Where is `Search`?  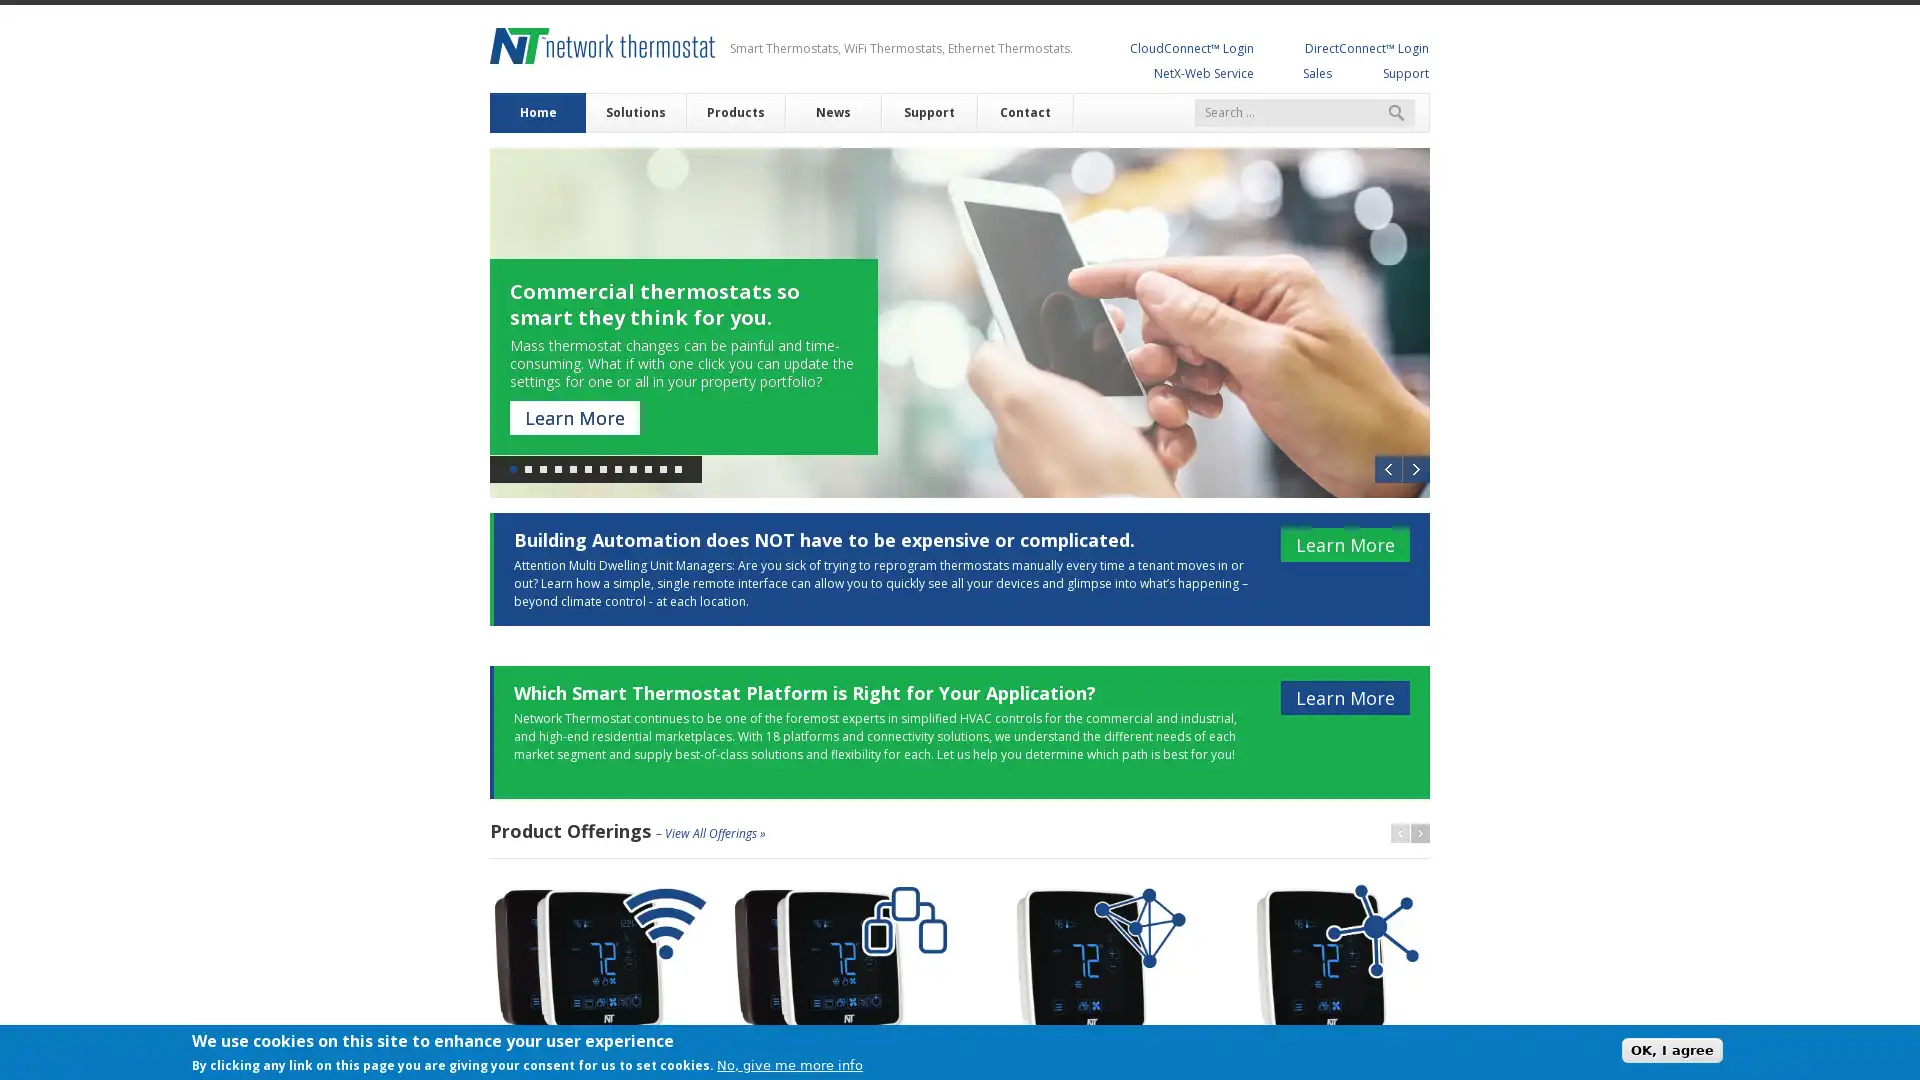 Search is located at coordinates (1395, 112).